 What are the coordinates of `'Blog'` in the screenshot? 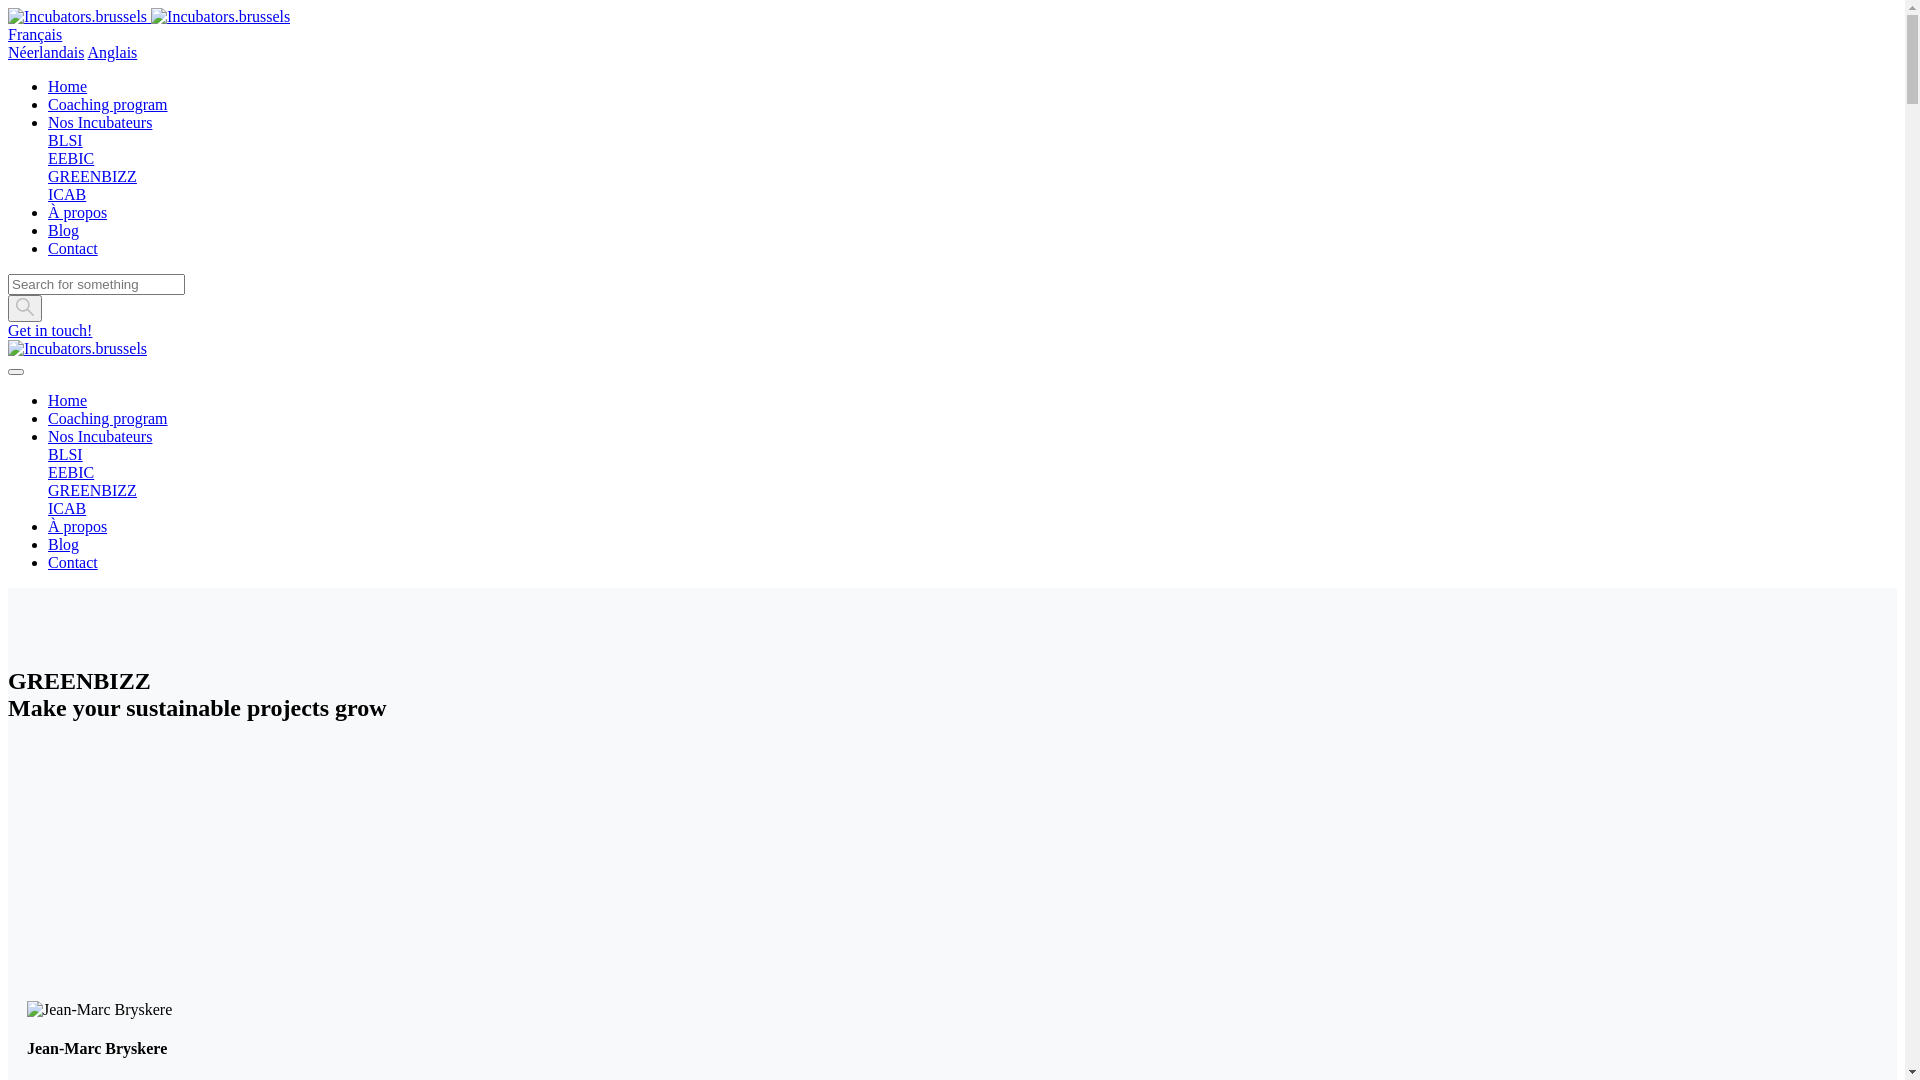 It's located at (63, 229).